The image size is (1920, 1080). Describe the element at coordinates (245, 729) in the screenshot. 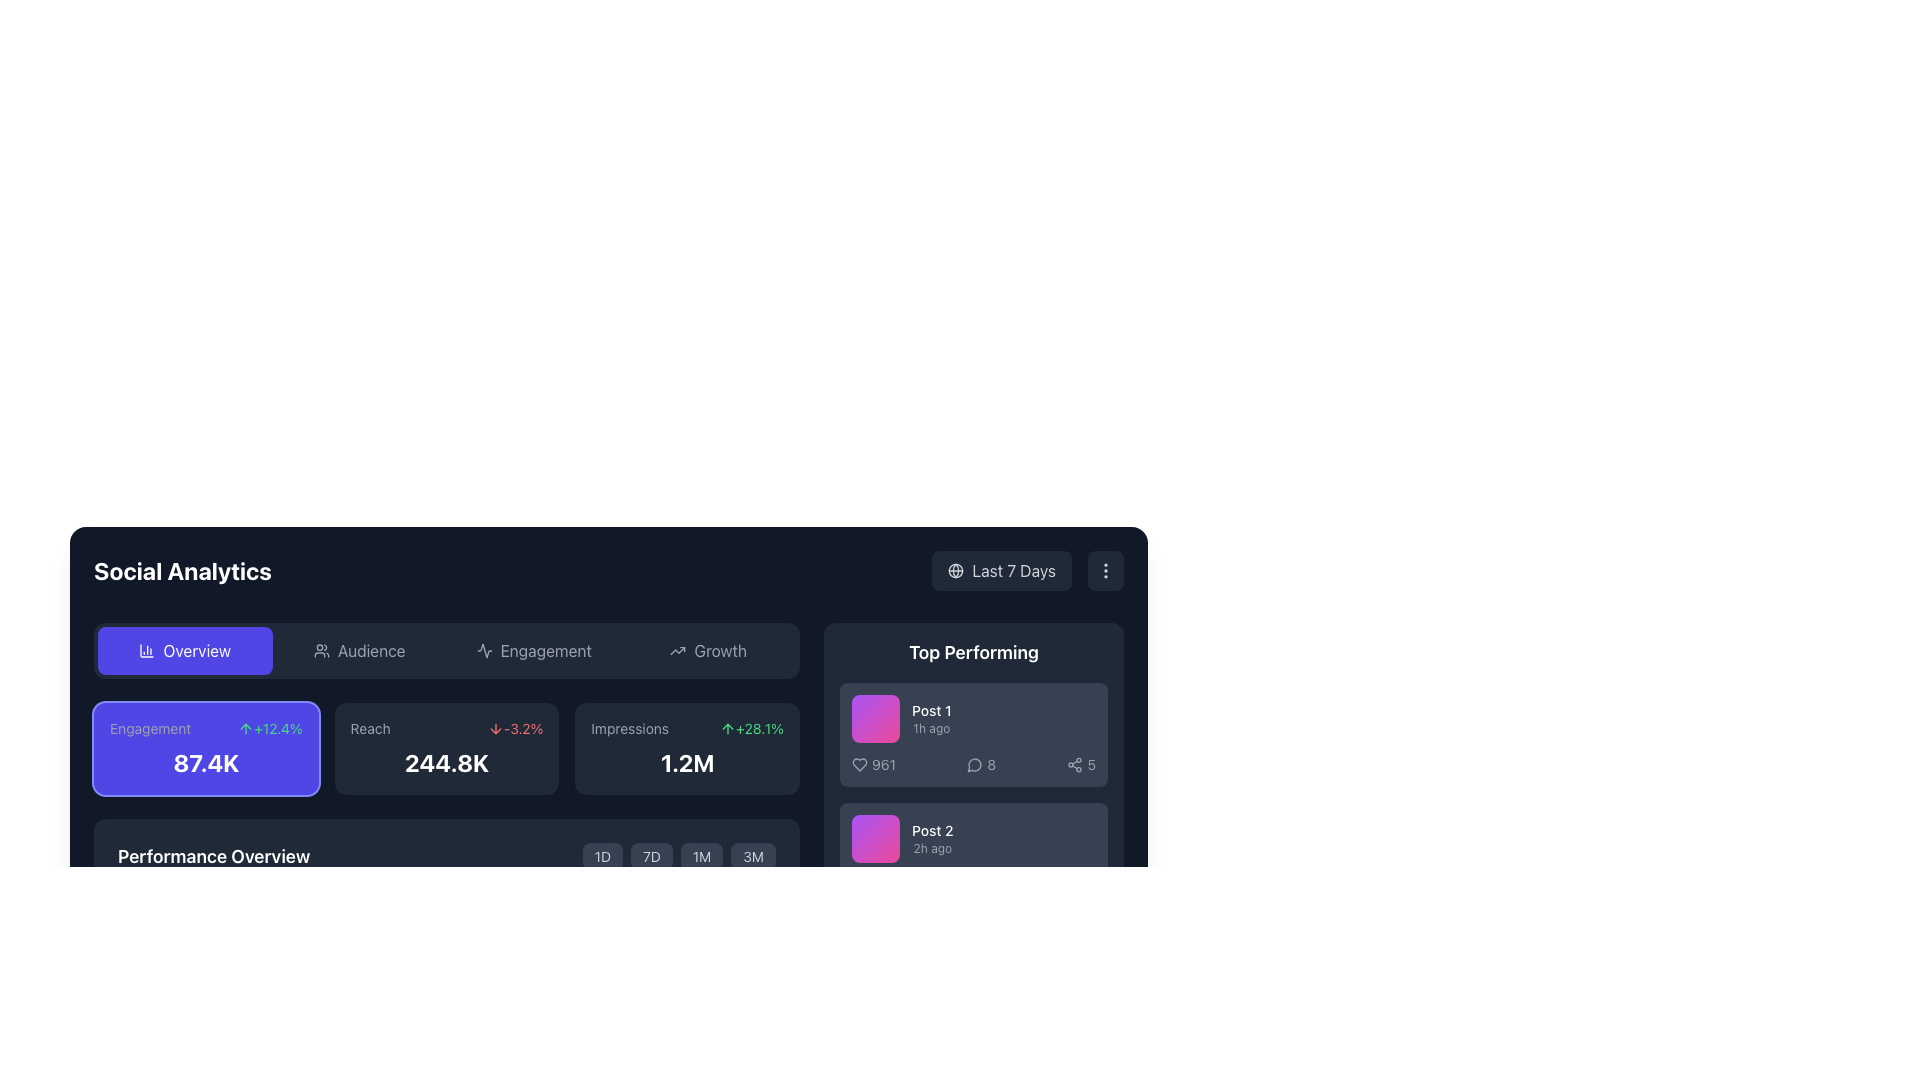

I see `the decorative upward arrow icon, which is located` at that location.